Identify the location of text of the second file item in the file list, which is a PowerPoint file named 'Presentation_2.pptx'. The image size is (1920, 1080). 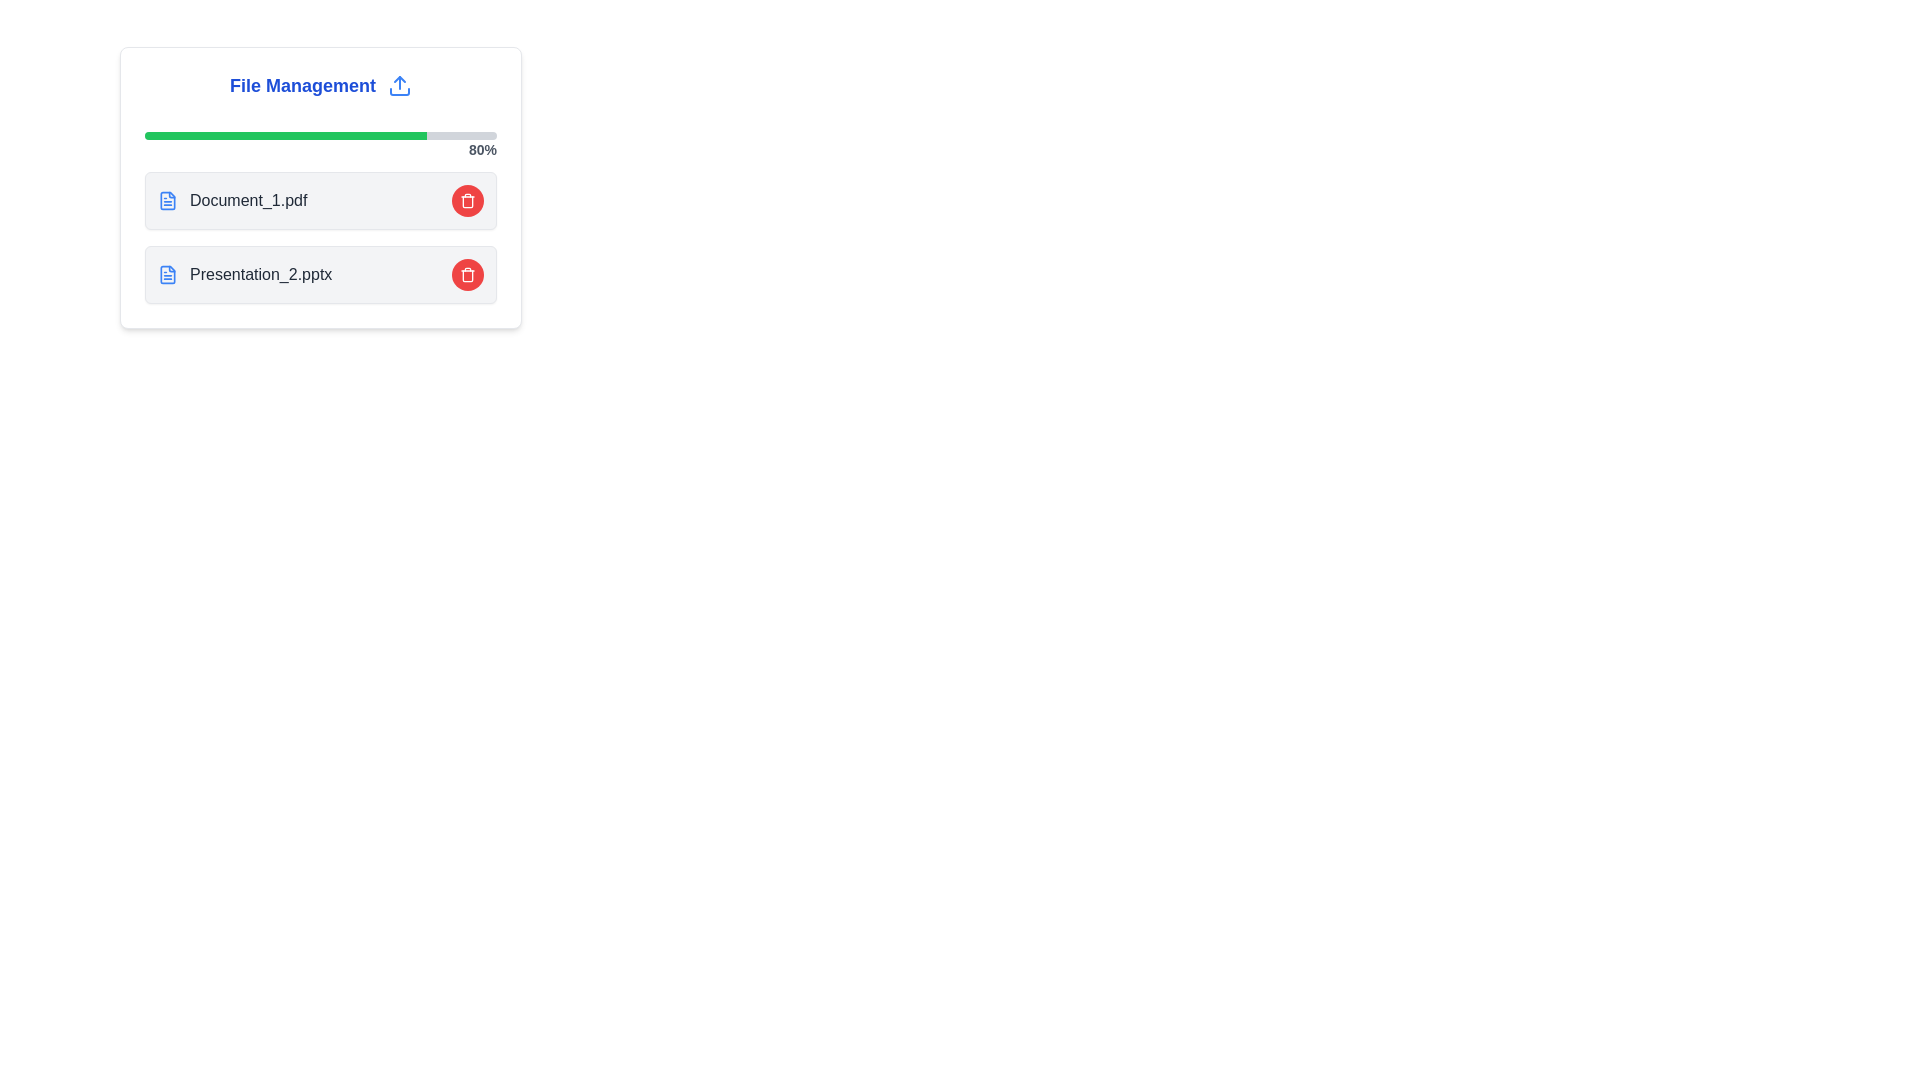
(260, 274).